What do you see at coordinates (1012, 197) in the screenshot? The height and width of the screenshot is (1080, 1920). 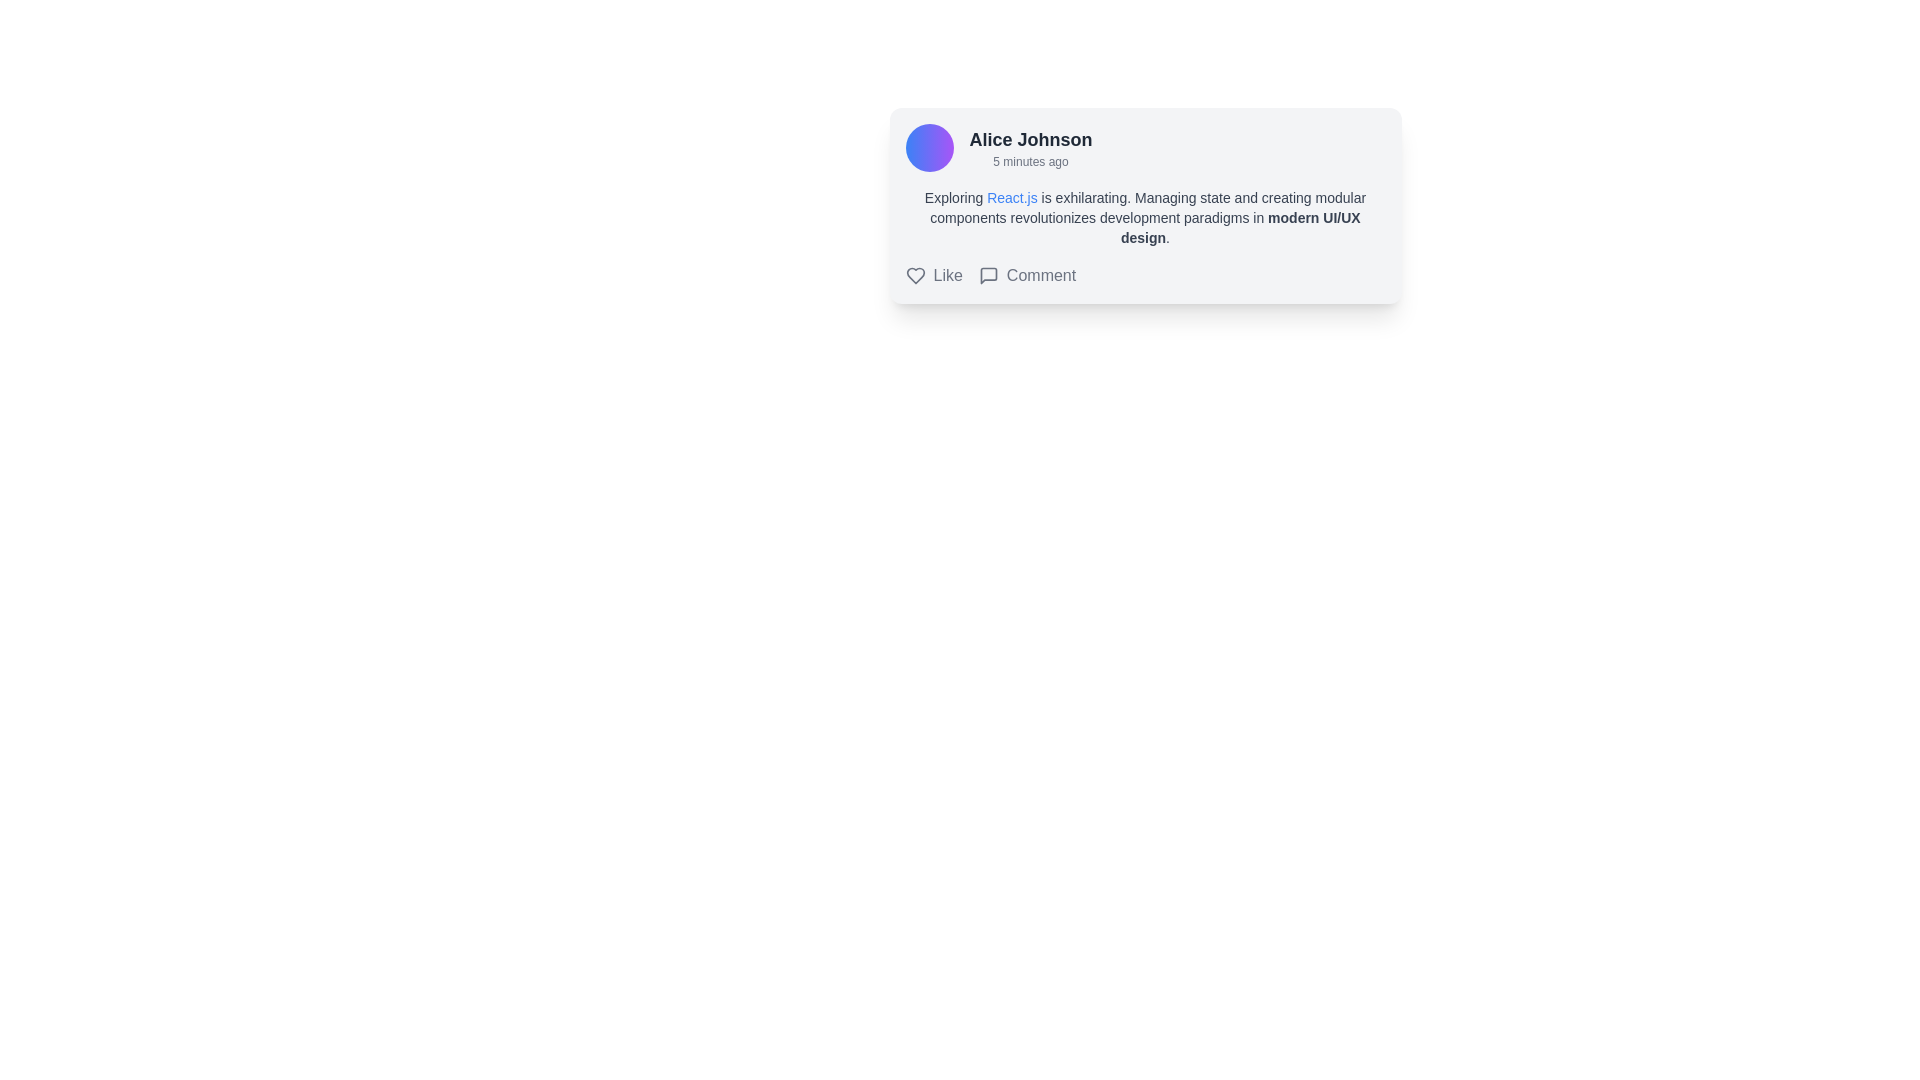 I see `the blue, underlined text 'React.js', which is a hyperlink embedded in the sentence 'Exploring React.js is exhilarating.'` at bounding box center [1012, 197].